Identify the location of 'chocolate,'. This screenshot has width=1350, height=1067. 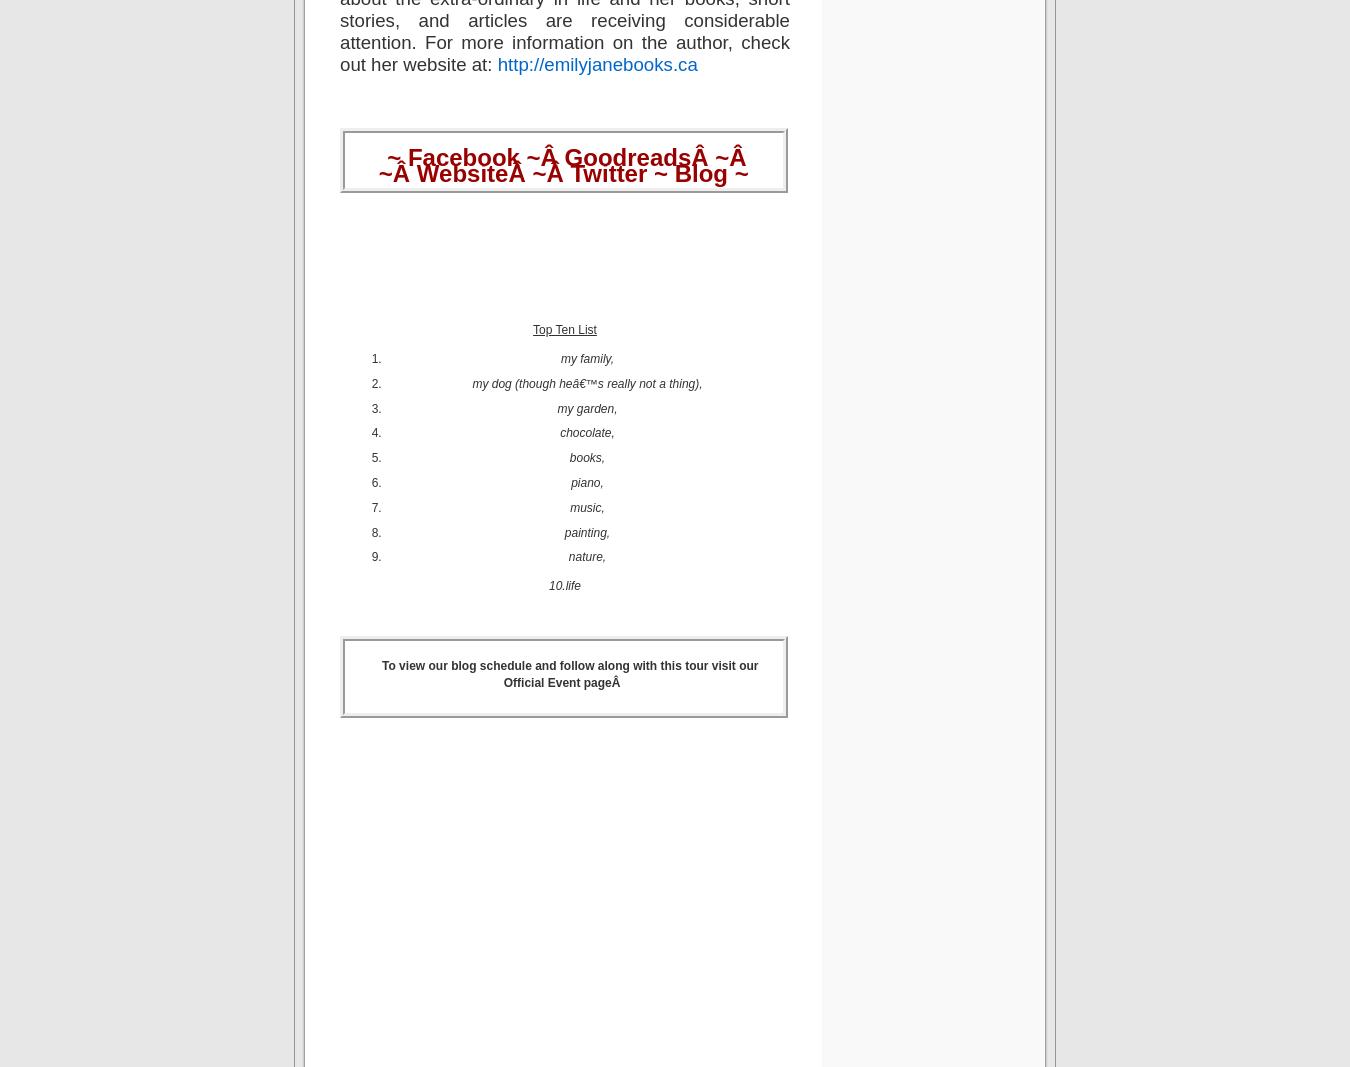
(586, 431).